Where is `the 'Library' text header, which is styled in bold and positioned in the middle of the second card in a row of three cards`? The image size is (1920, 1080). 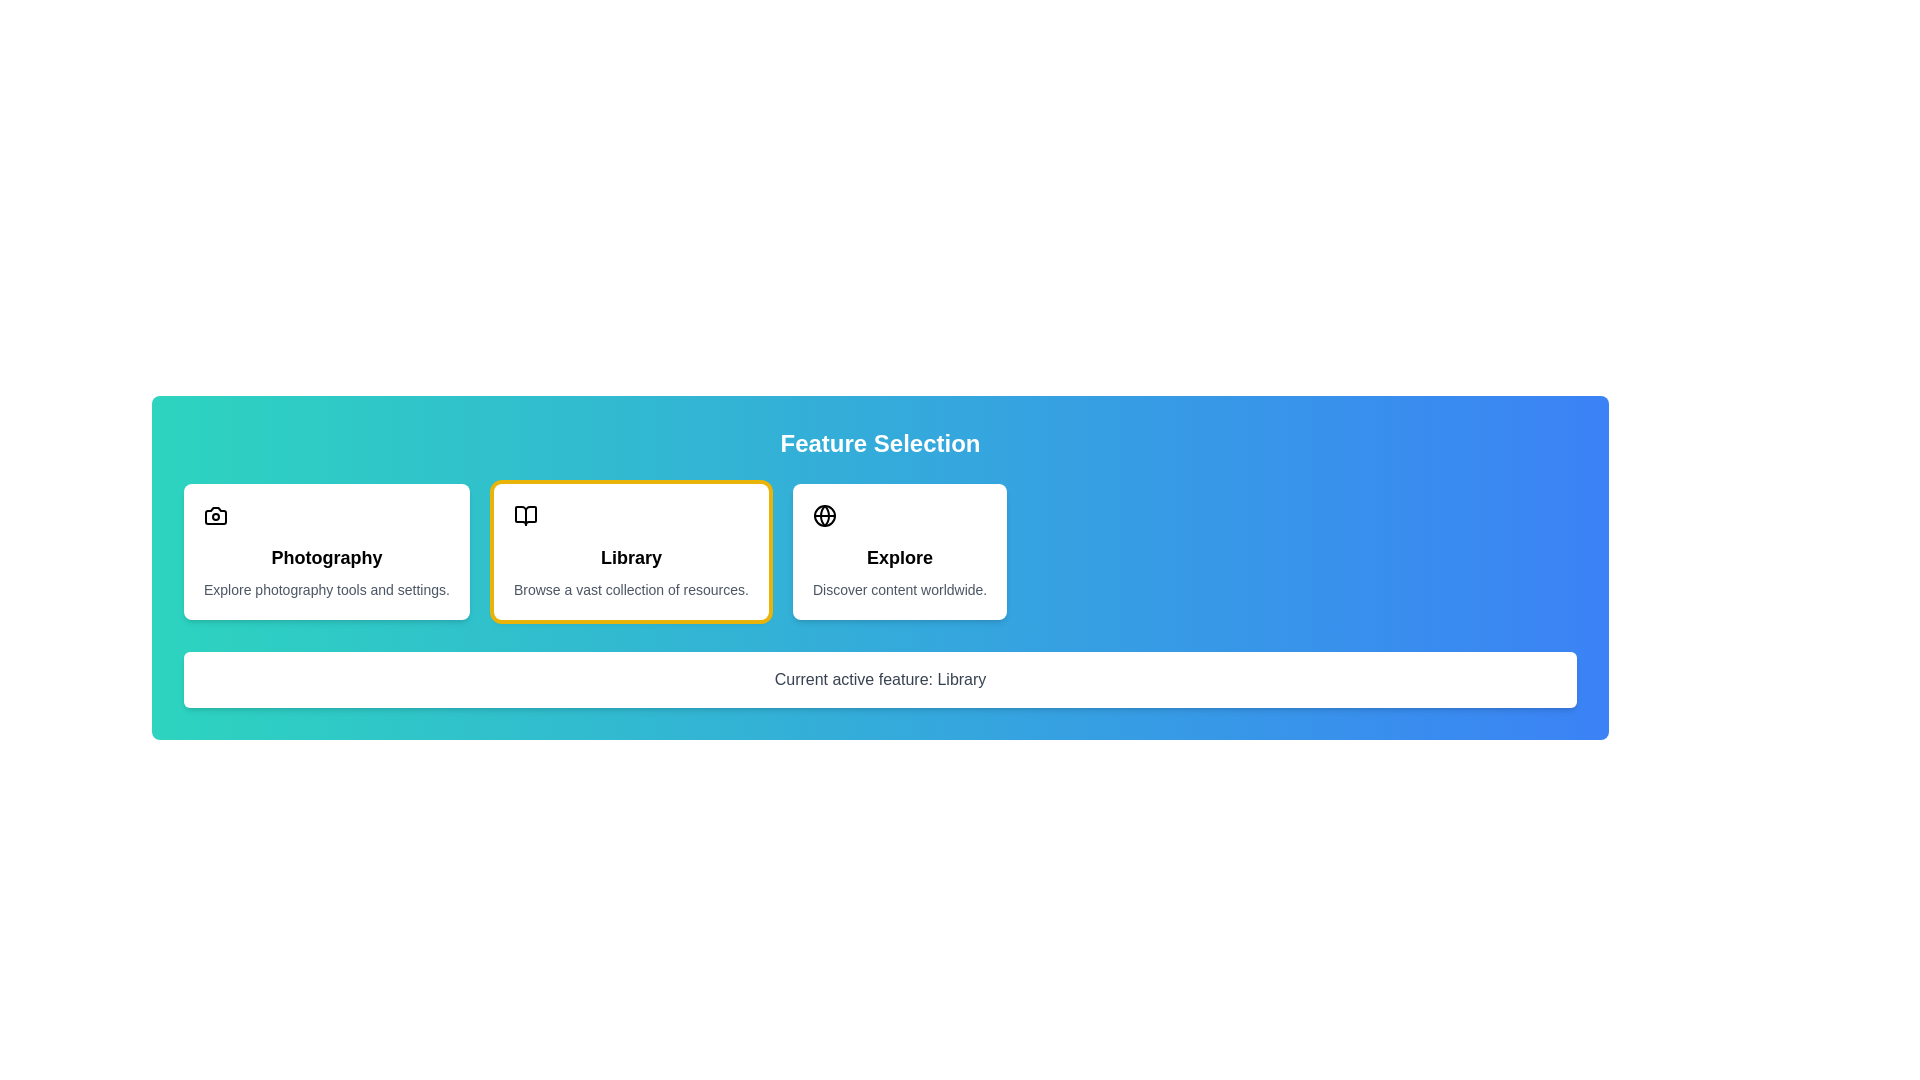
the 'Library' text header, which is styled in bold and positioned in the middle of the second card in a row of three cards is located at coordinates (630, 558).